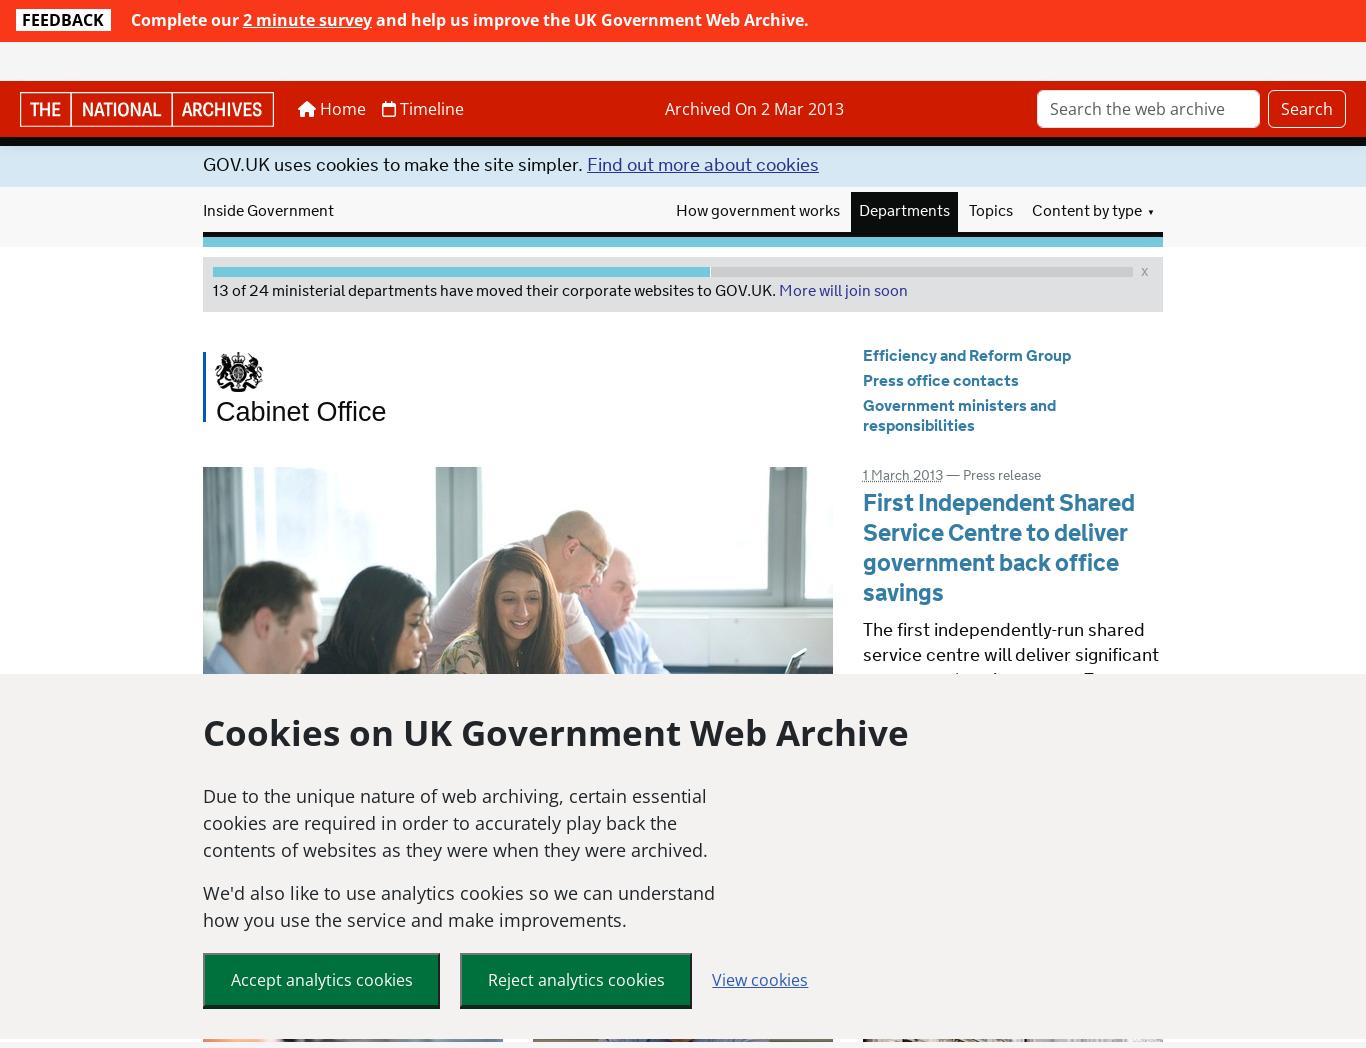 The image size is (1366, 1048). What do you see at coordinates (1305, 70) in the screenshot?
I see `'Search'` at bounding box center [1305, 70].